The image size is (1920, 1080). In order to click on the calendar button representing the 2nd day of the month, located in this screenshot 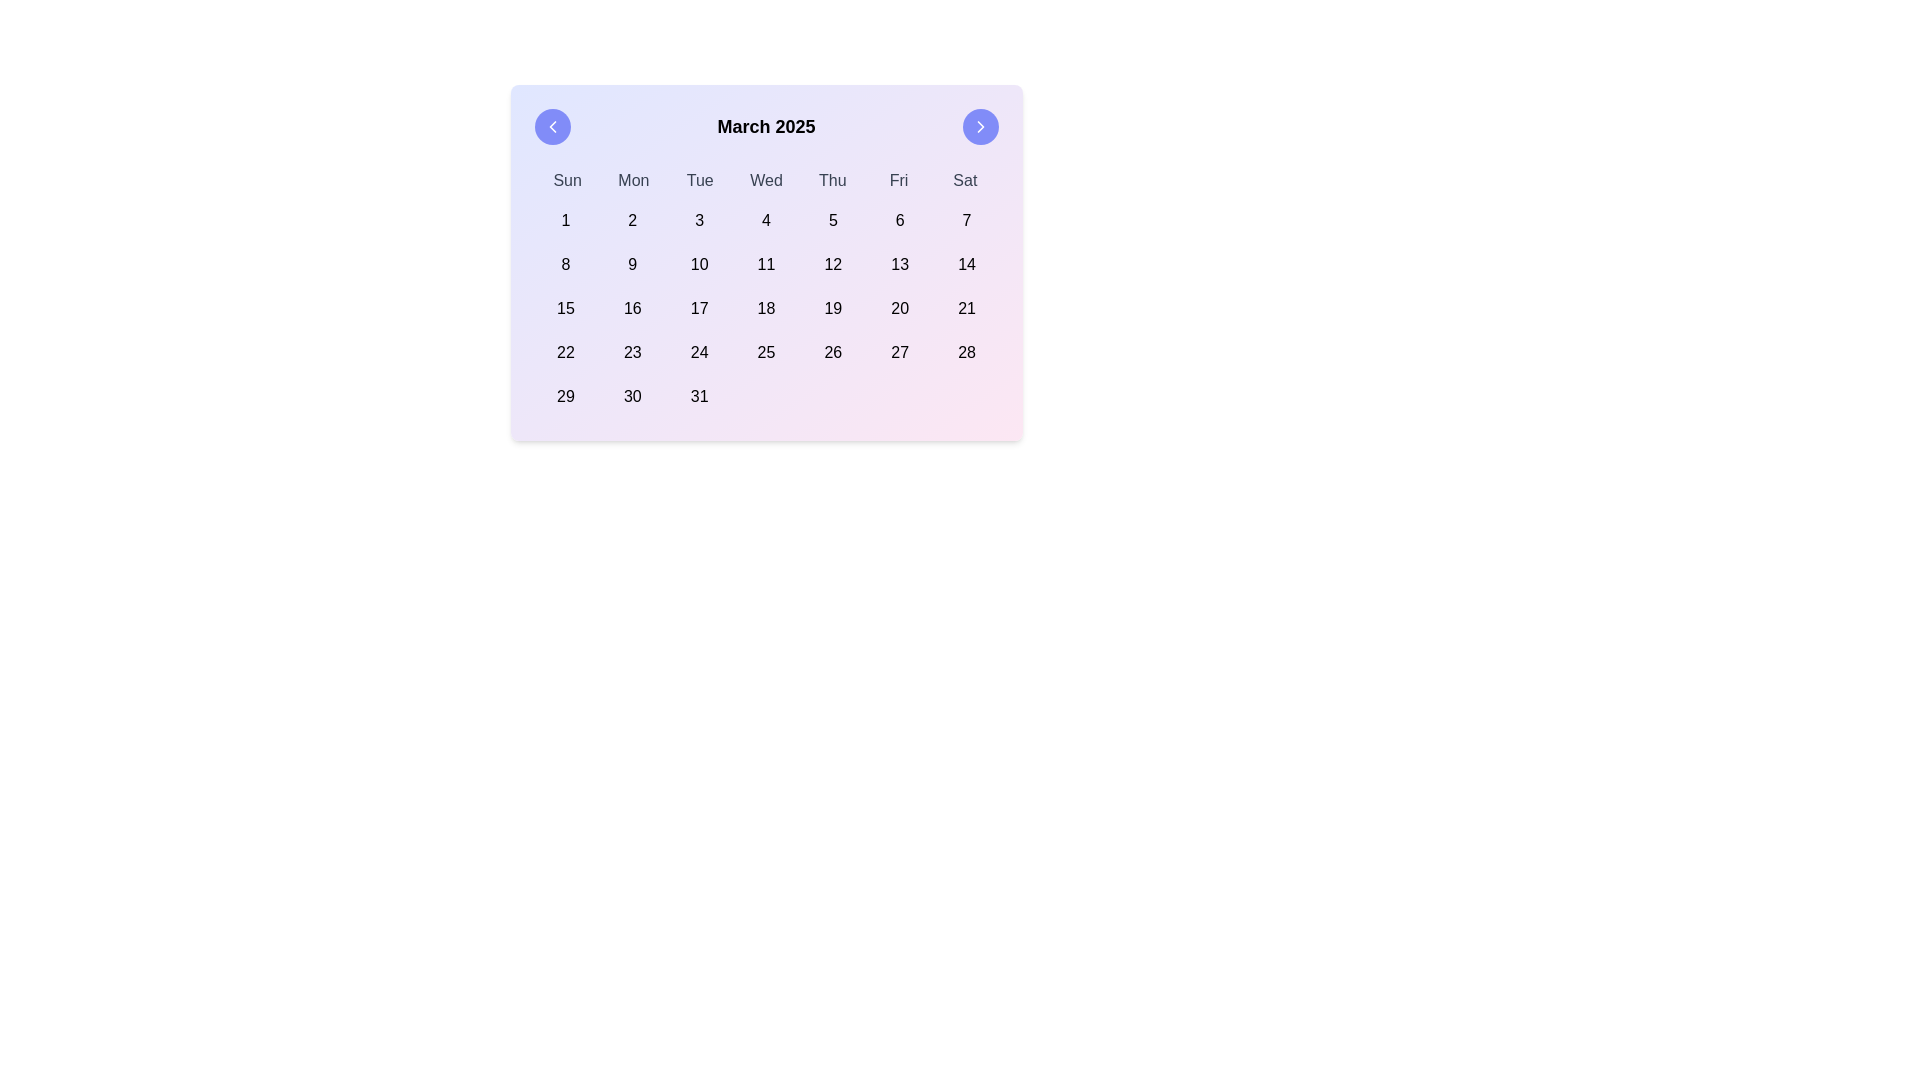, I will do `click(631, 220)`.